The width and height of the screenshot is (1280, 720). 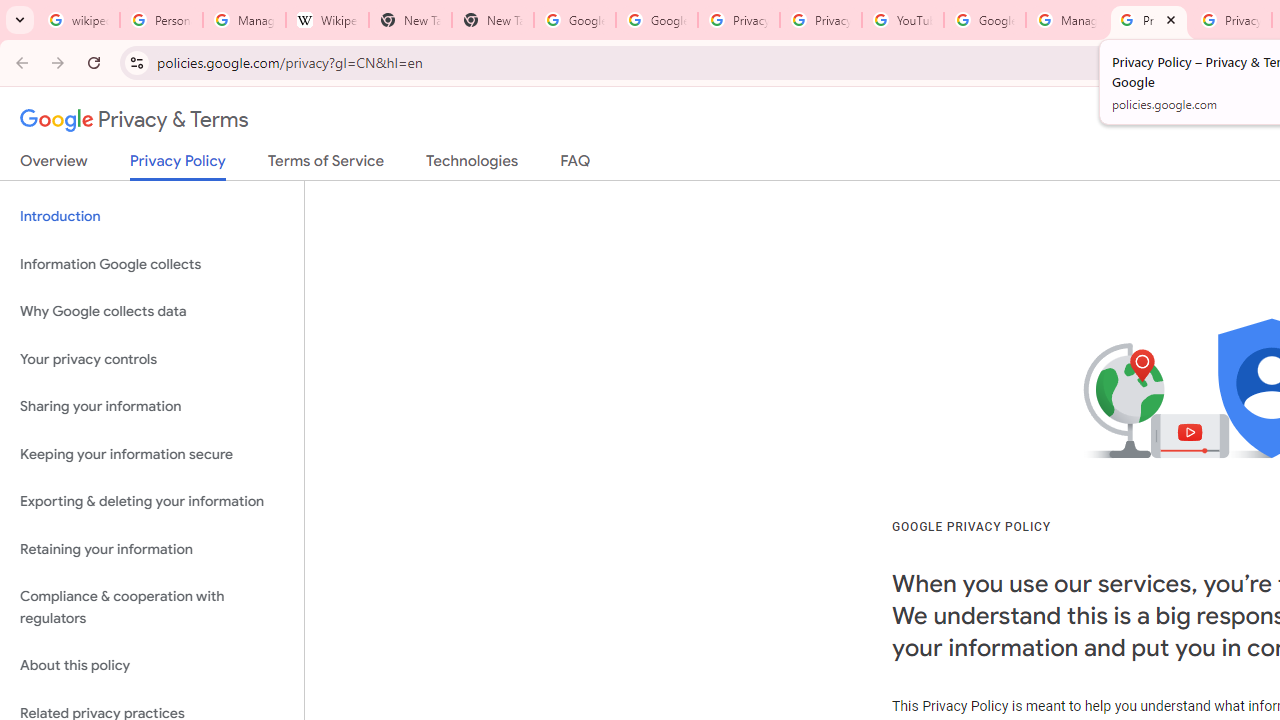 What do you see at coordinates (161, 20) in the screenshot?
I see `'Personalization & Google Search results - Google Search Help'` at bounding box center [161, 20].